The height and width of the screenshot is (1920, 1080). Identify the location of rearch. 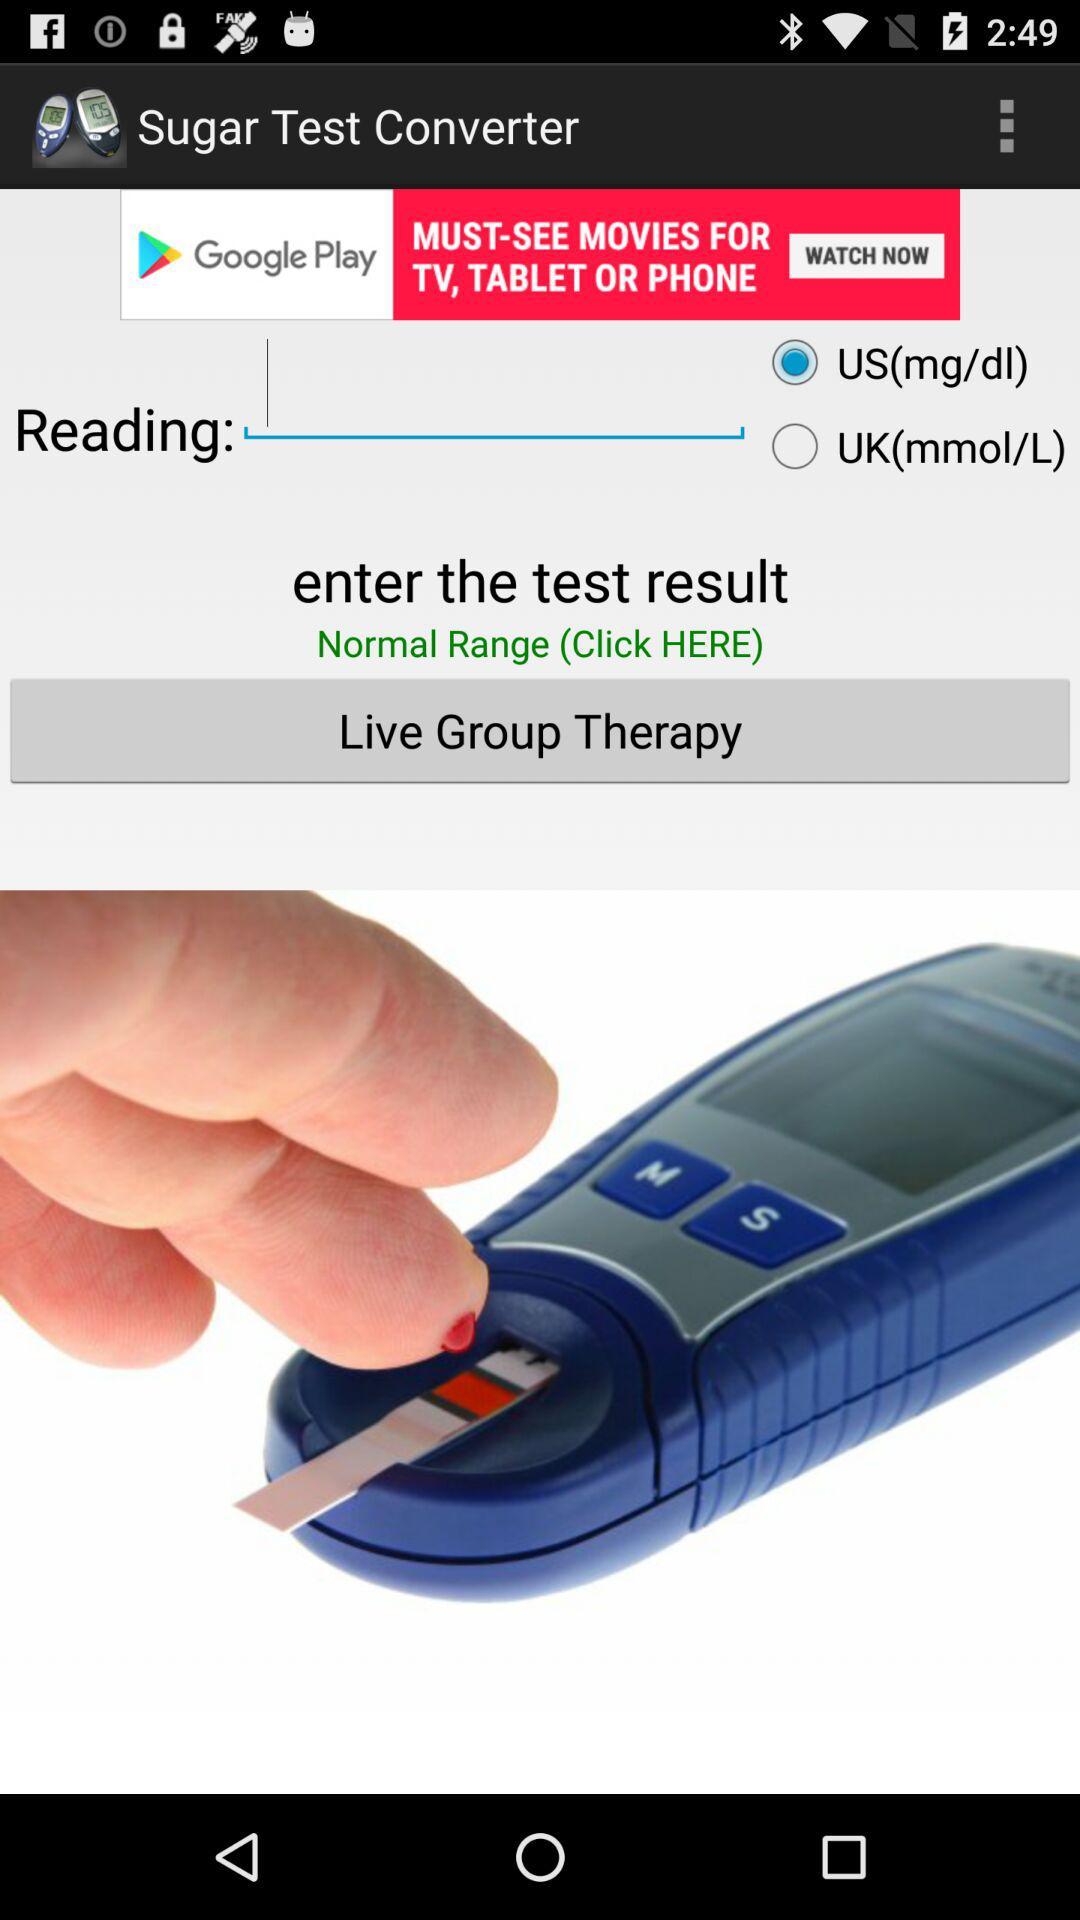
(494, 384).